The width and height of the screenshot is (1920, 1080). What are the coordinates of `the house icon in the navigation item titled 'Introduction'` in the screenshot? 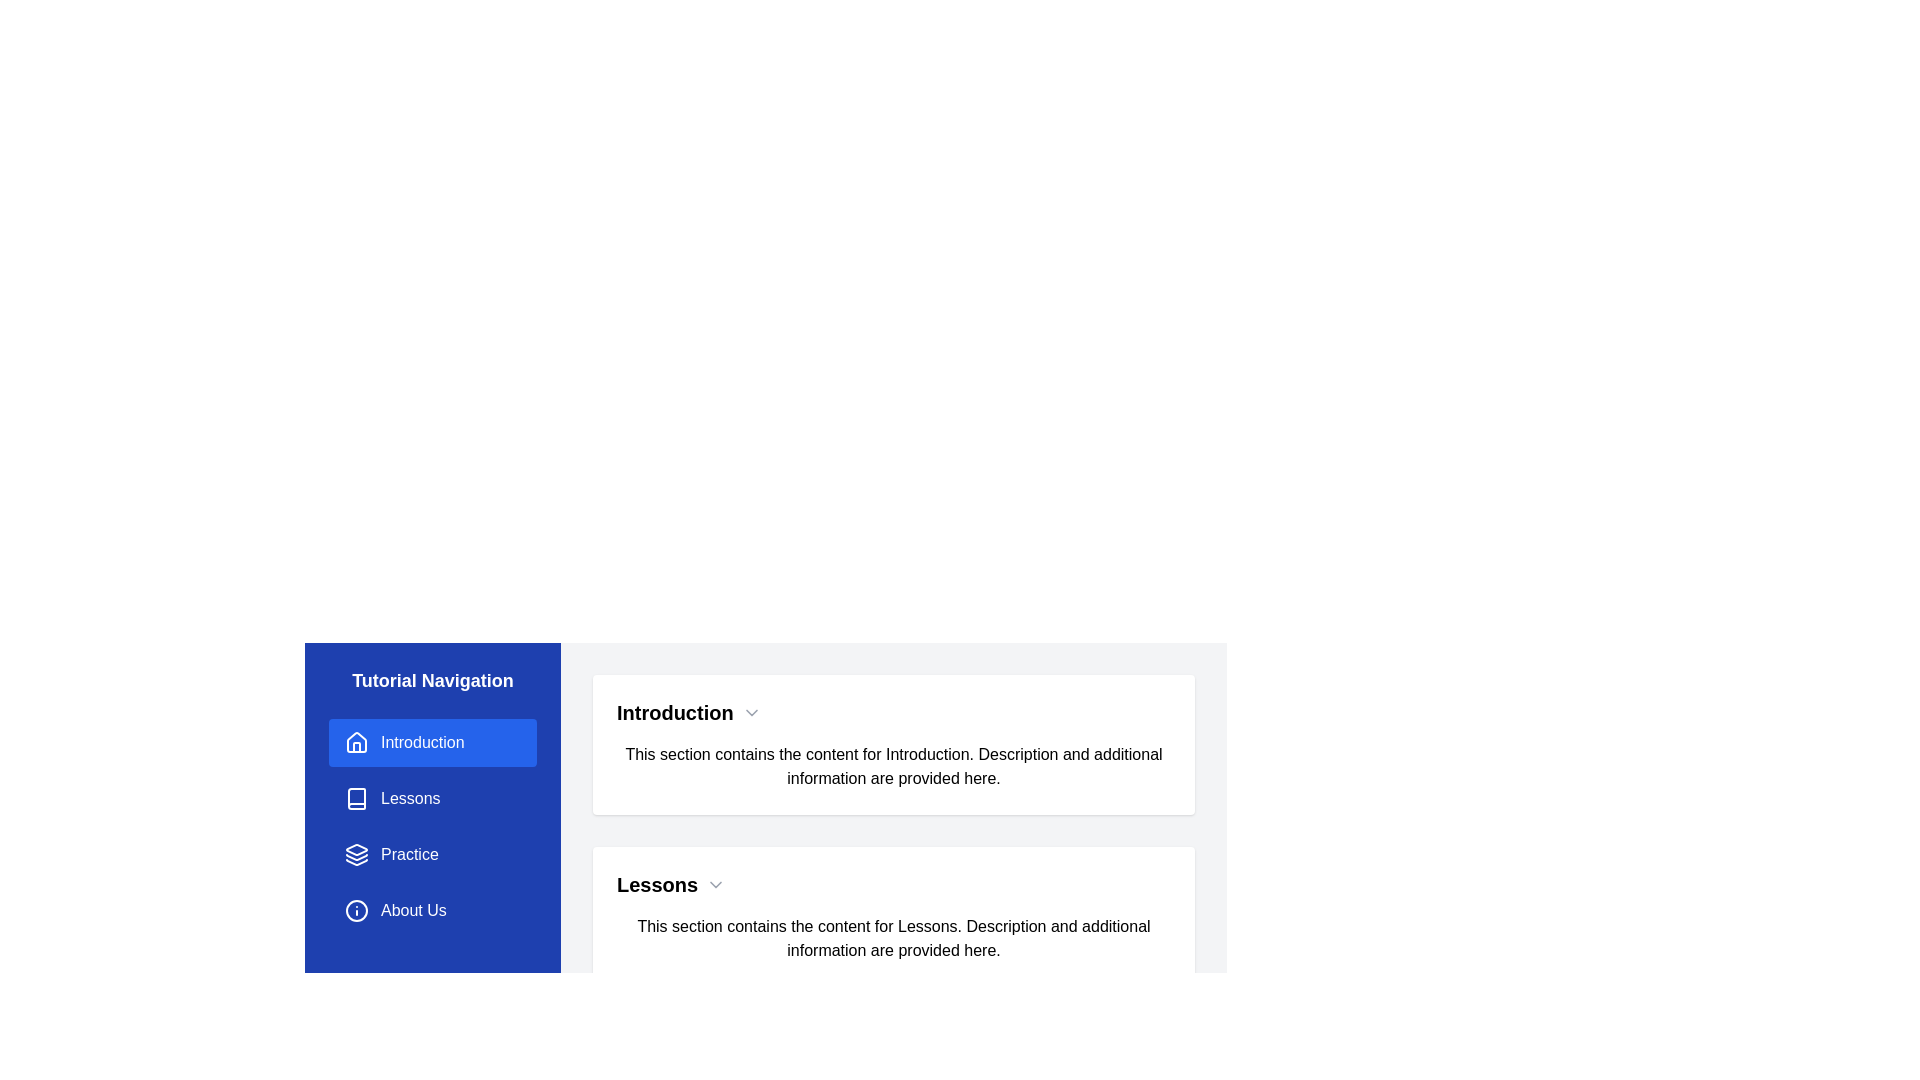 It's located at (356, 743).